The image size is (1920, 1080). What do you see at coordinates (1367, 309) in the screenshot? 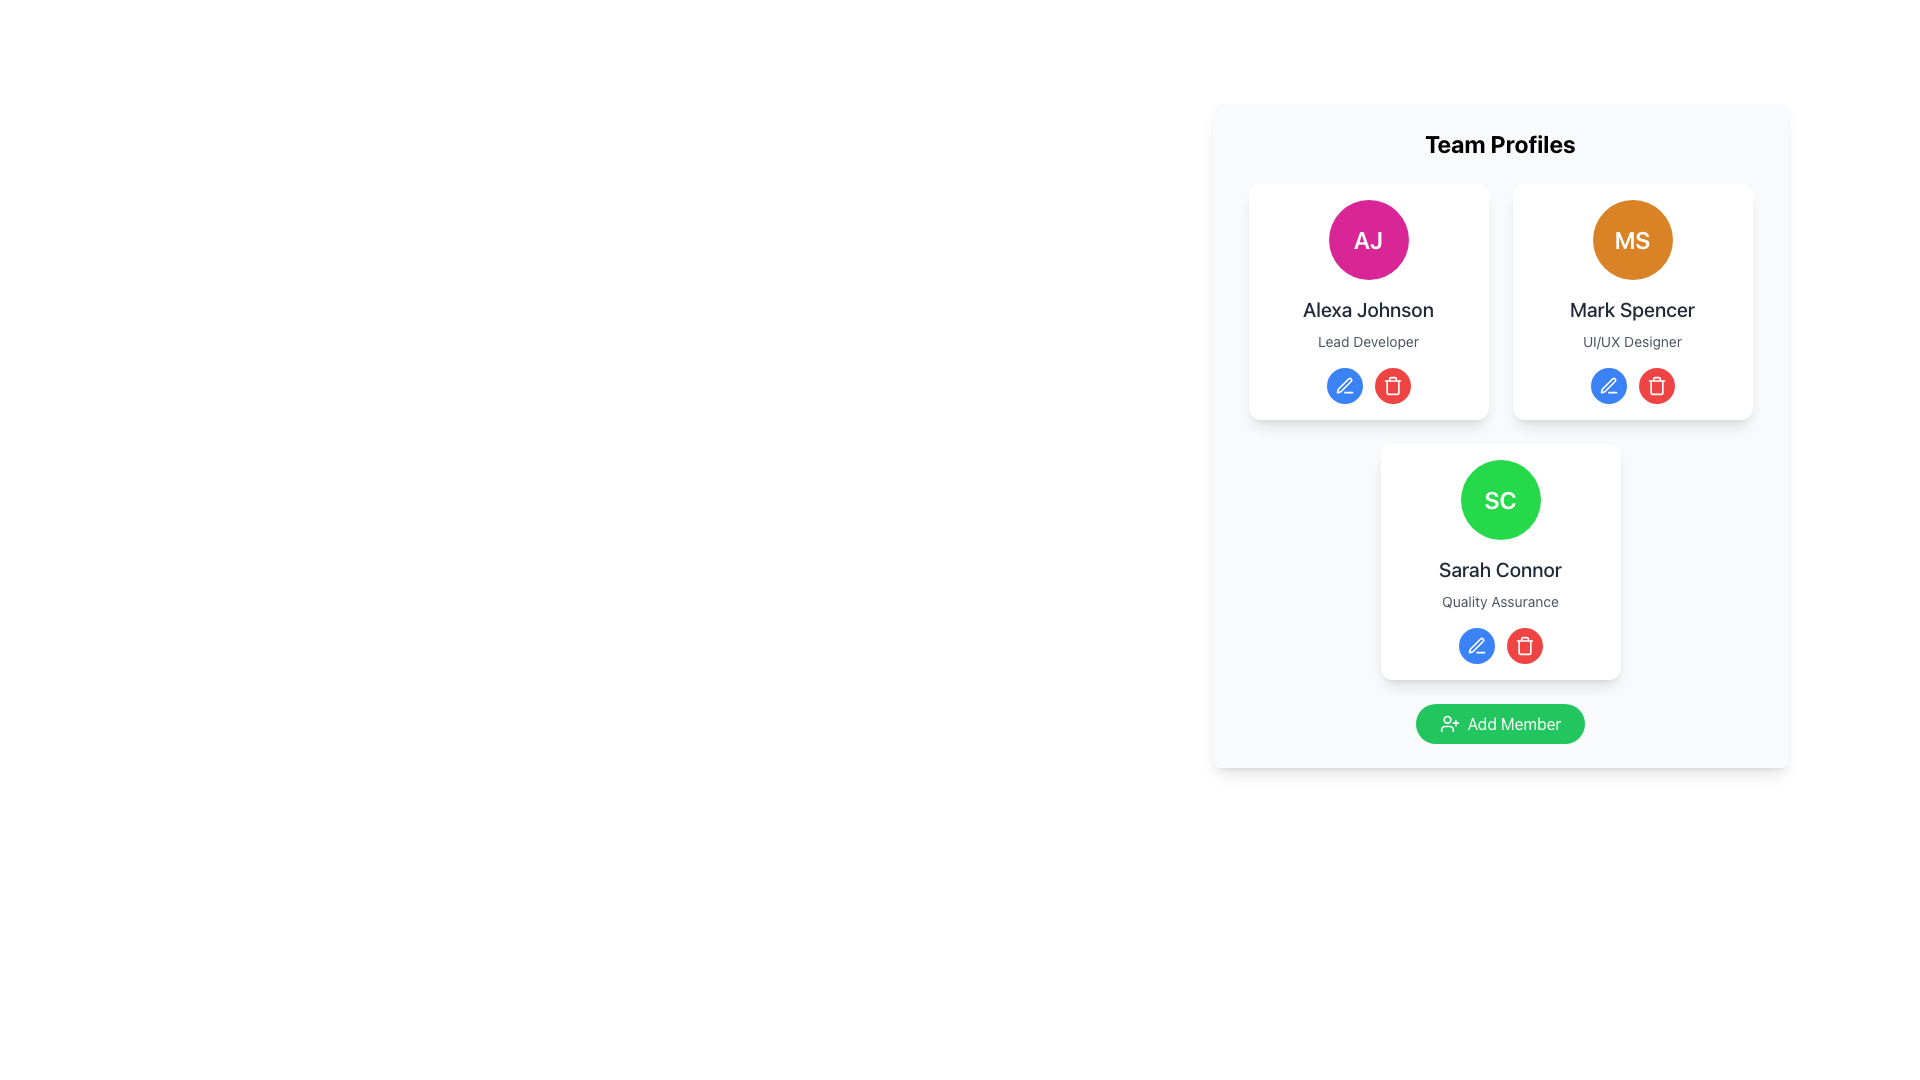
I see `text label displaying 'Alexa Johnson' located in the first profile card of the 'Team Profiles' grid, positioned below the circular badge with initials 'AJ'` at bounding box center [1367, 309].